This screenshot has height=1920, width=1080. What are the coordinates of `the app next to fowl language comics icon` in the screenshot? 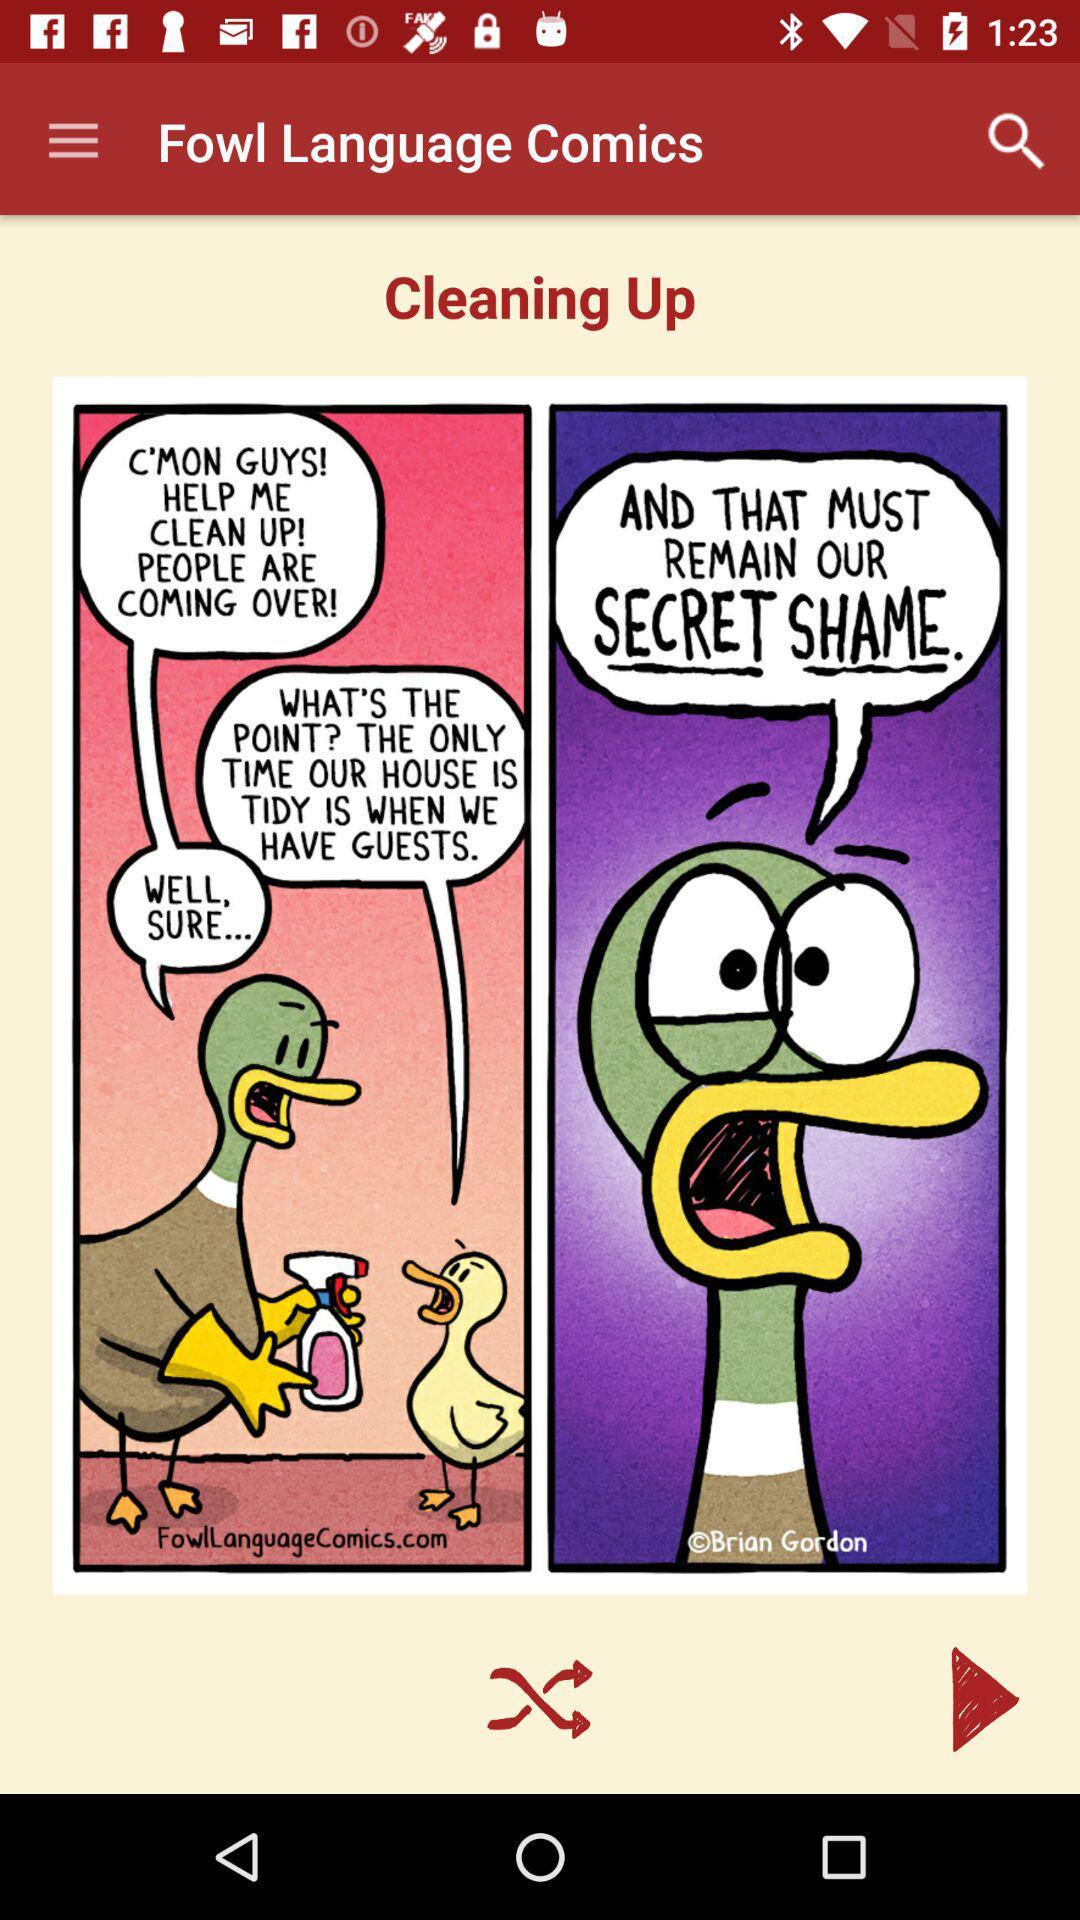 It's located at (1017, 140).